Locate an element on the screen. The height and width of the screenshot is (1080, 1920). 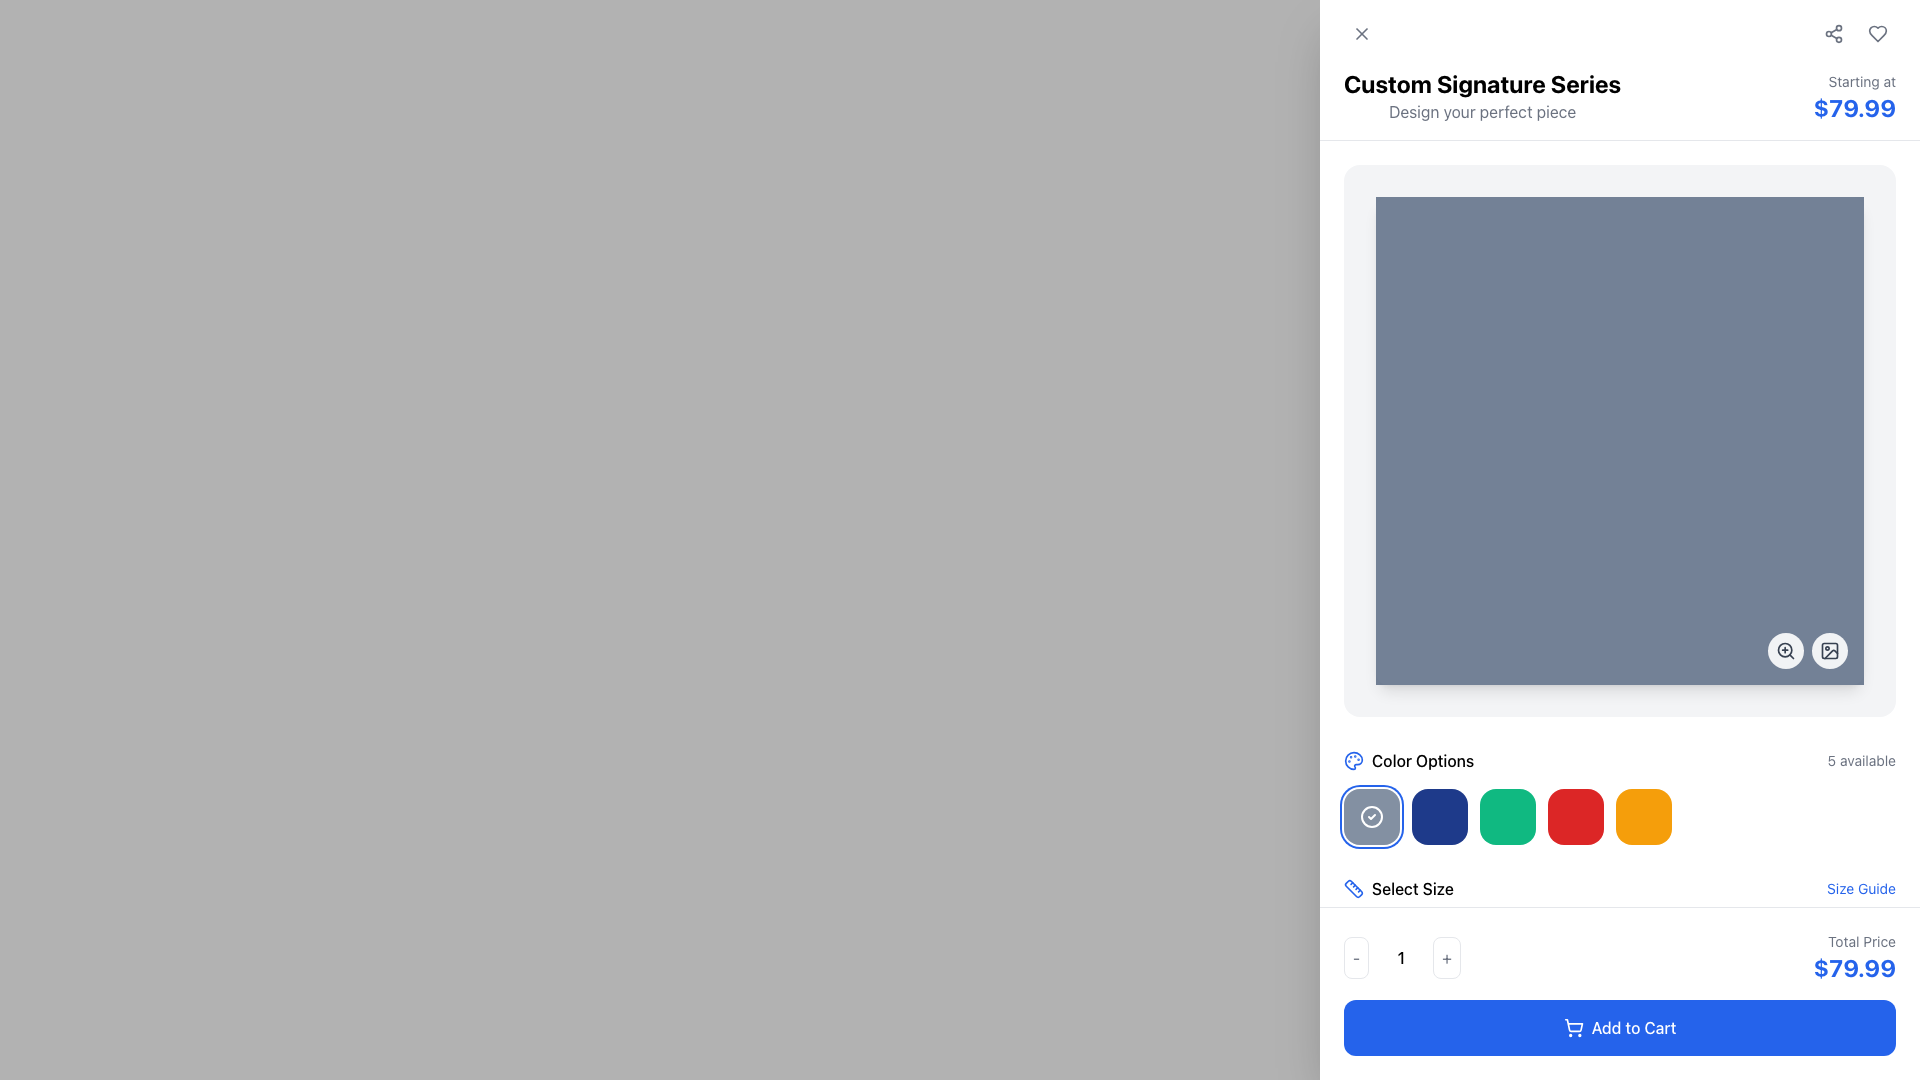
the first circular button in the 'Color Options' section, which serves as an indicator of the currently selected option or status is located at coordinates (1371, 817).